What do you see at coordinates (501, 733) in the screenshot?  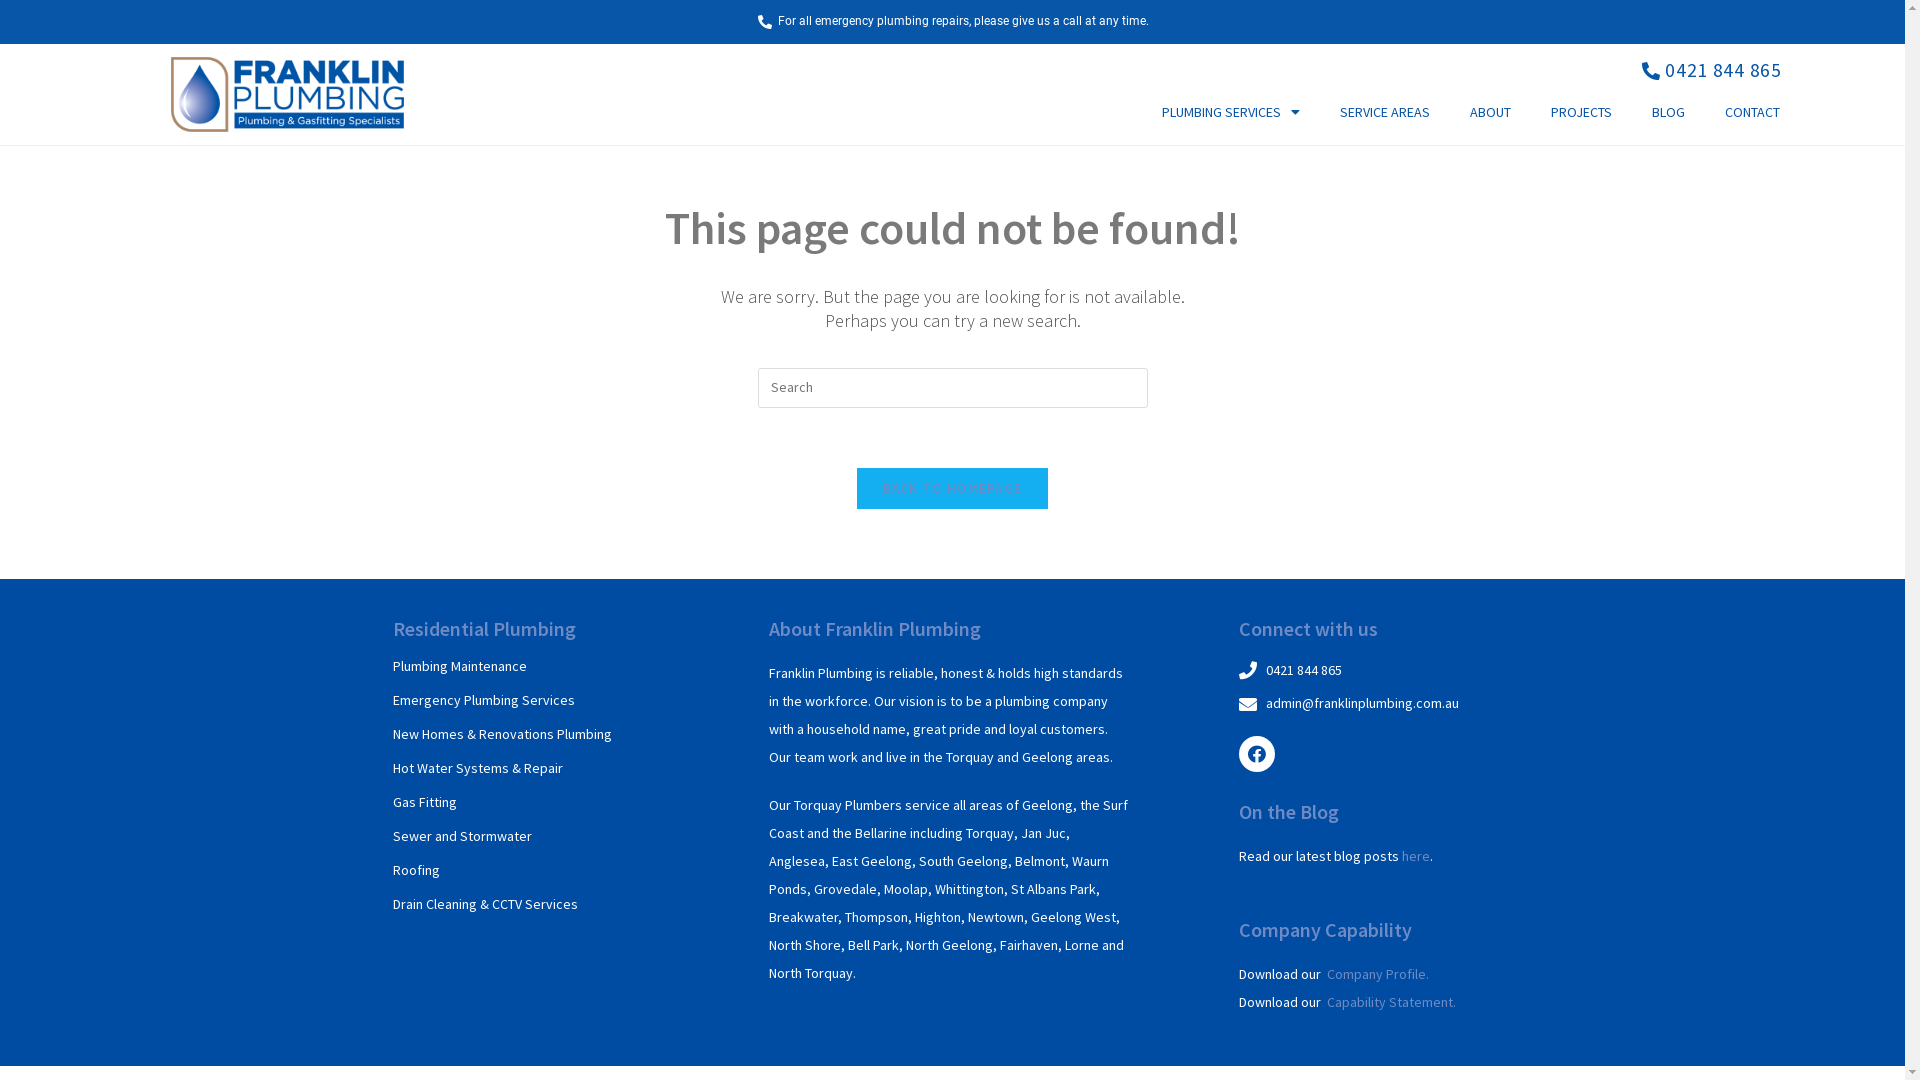 I see `'New Homes & Renovations Plumbing'` at bounding box center [501, 733].